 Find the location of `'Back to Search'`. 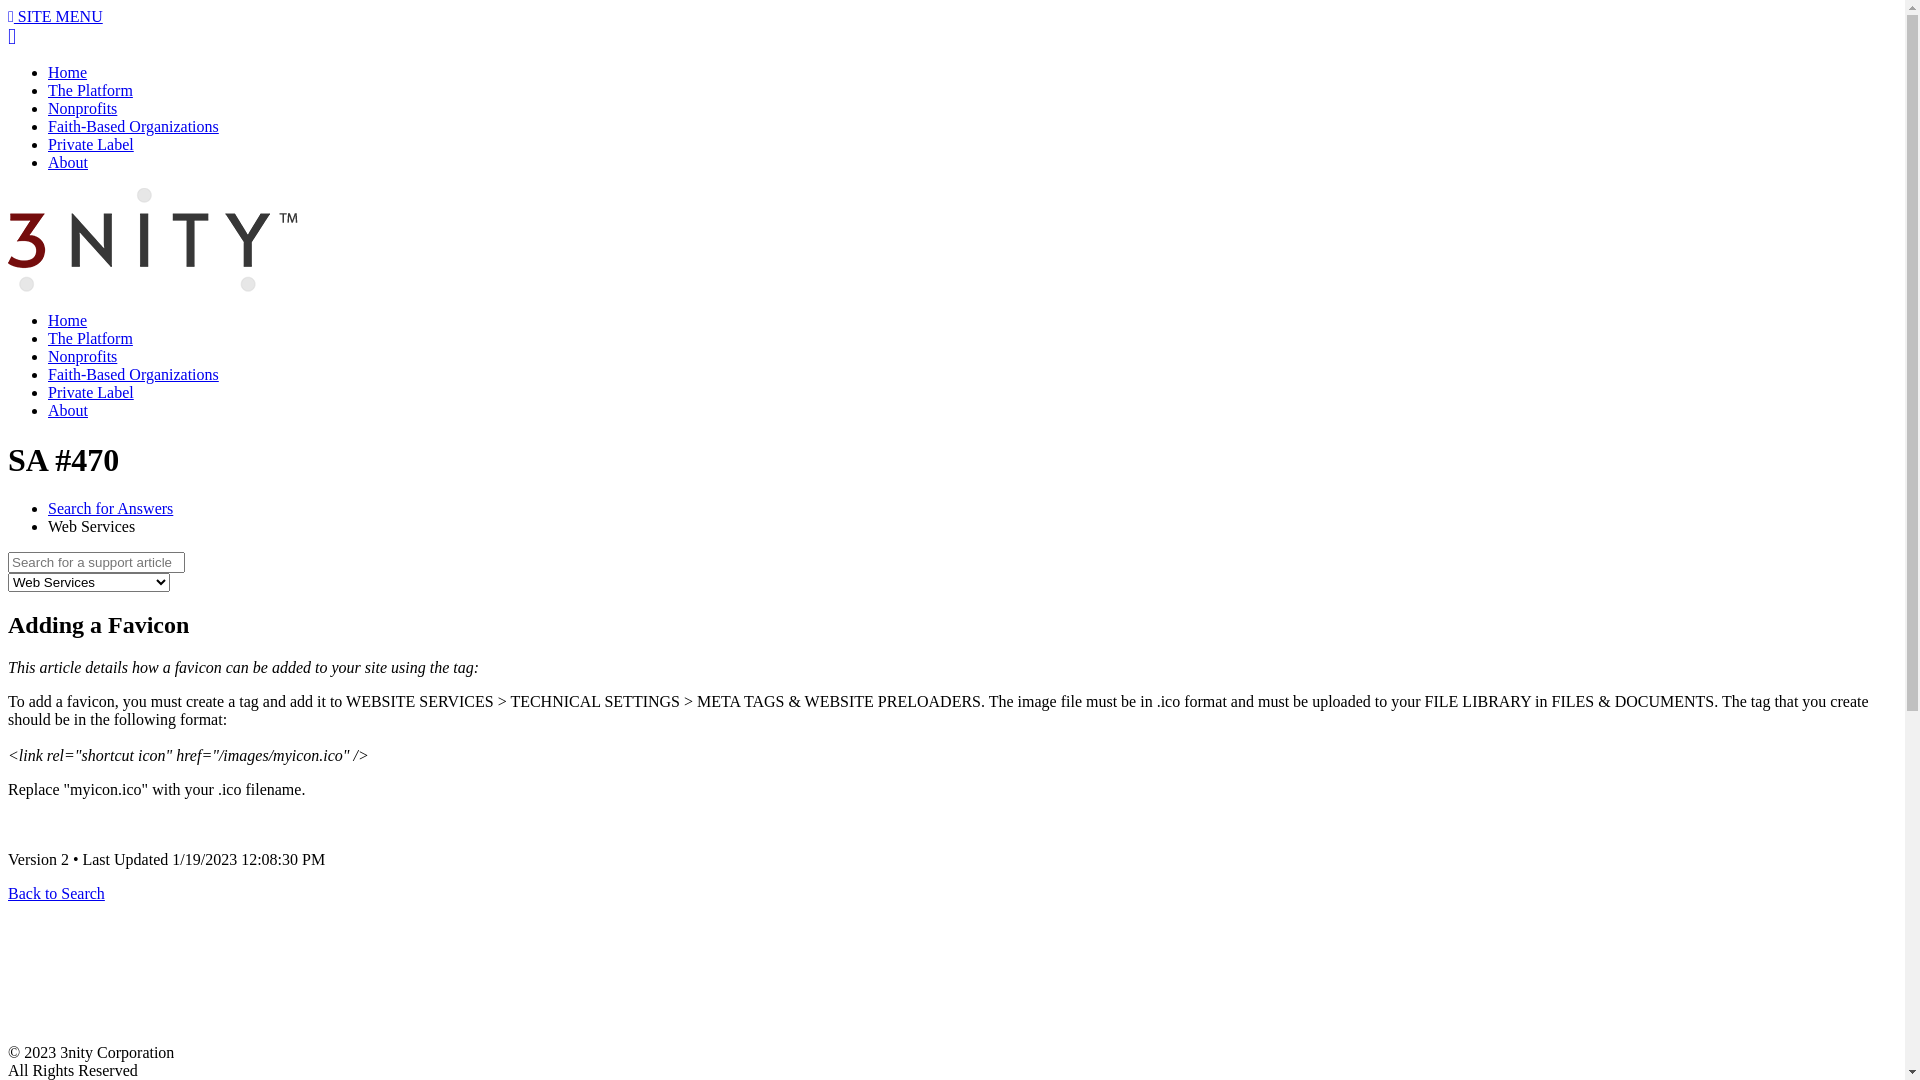

'Back to Search' is located at coordinates (56, 892).